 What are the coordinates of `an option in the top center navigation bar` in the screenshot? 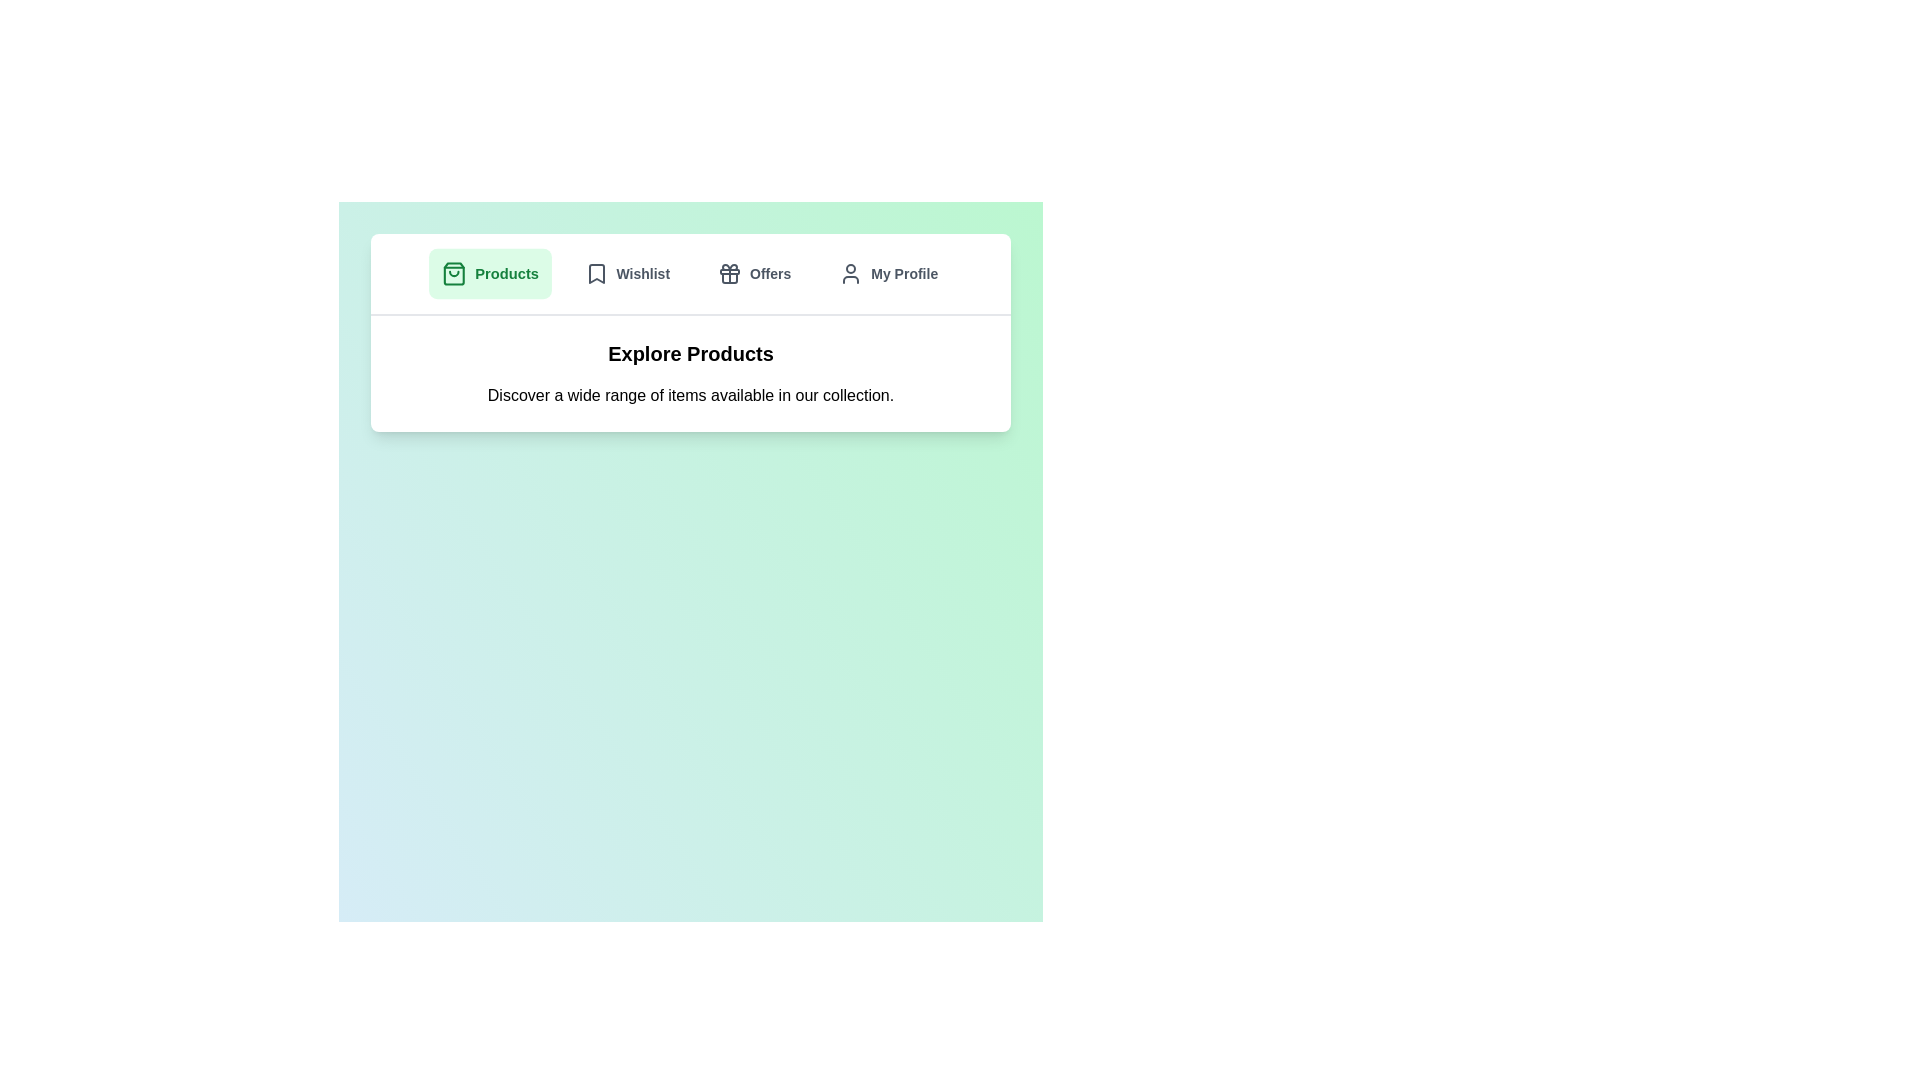 It's located at (691, 274).